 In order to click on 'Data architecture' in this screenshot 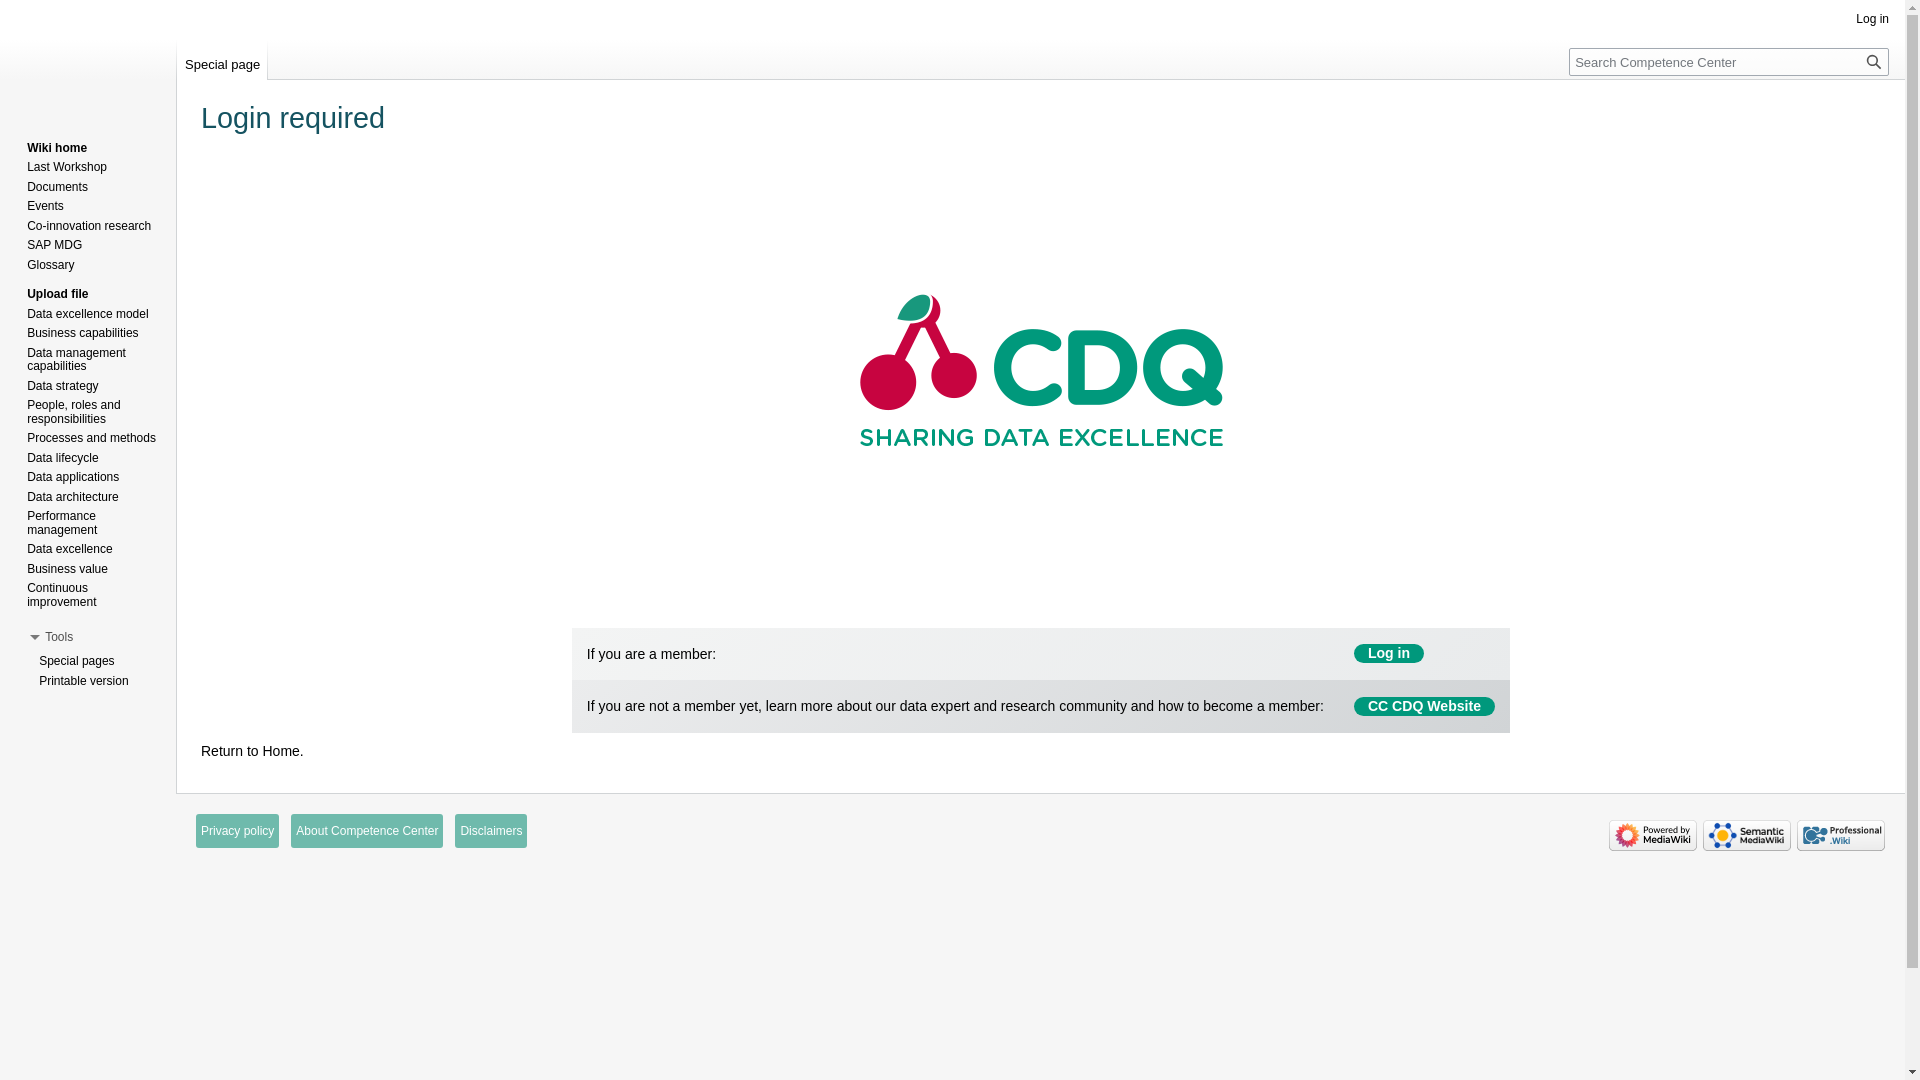, I will do `click(72, 496)`.